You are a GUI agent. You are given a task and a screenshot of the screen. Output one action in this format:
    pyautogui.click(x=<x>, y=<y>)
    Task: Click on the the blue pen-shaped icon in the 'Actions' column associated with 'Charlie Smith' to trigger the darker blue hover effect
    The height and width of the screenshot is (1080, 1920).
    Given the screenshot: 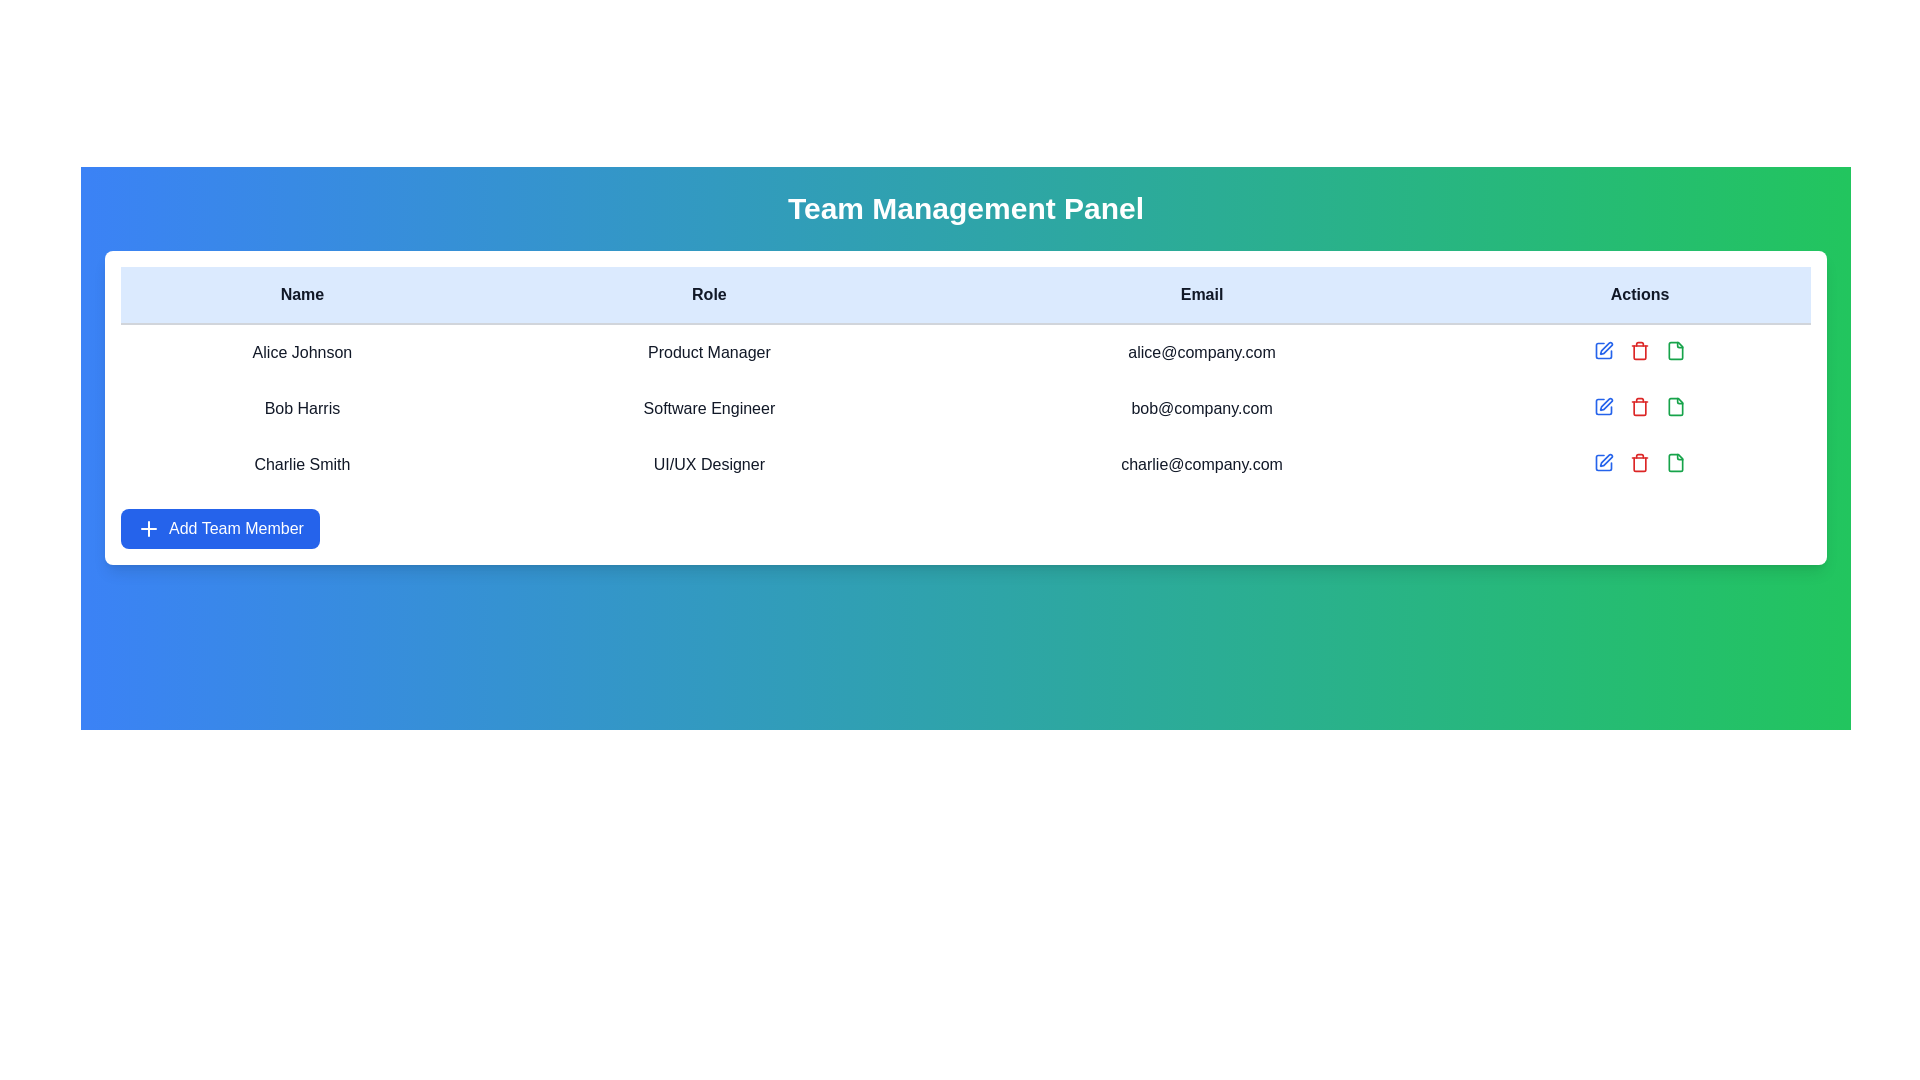 What is the action you would take?
    pyautogui.click(x=1603, y=462)
    